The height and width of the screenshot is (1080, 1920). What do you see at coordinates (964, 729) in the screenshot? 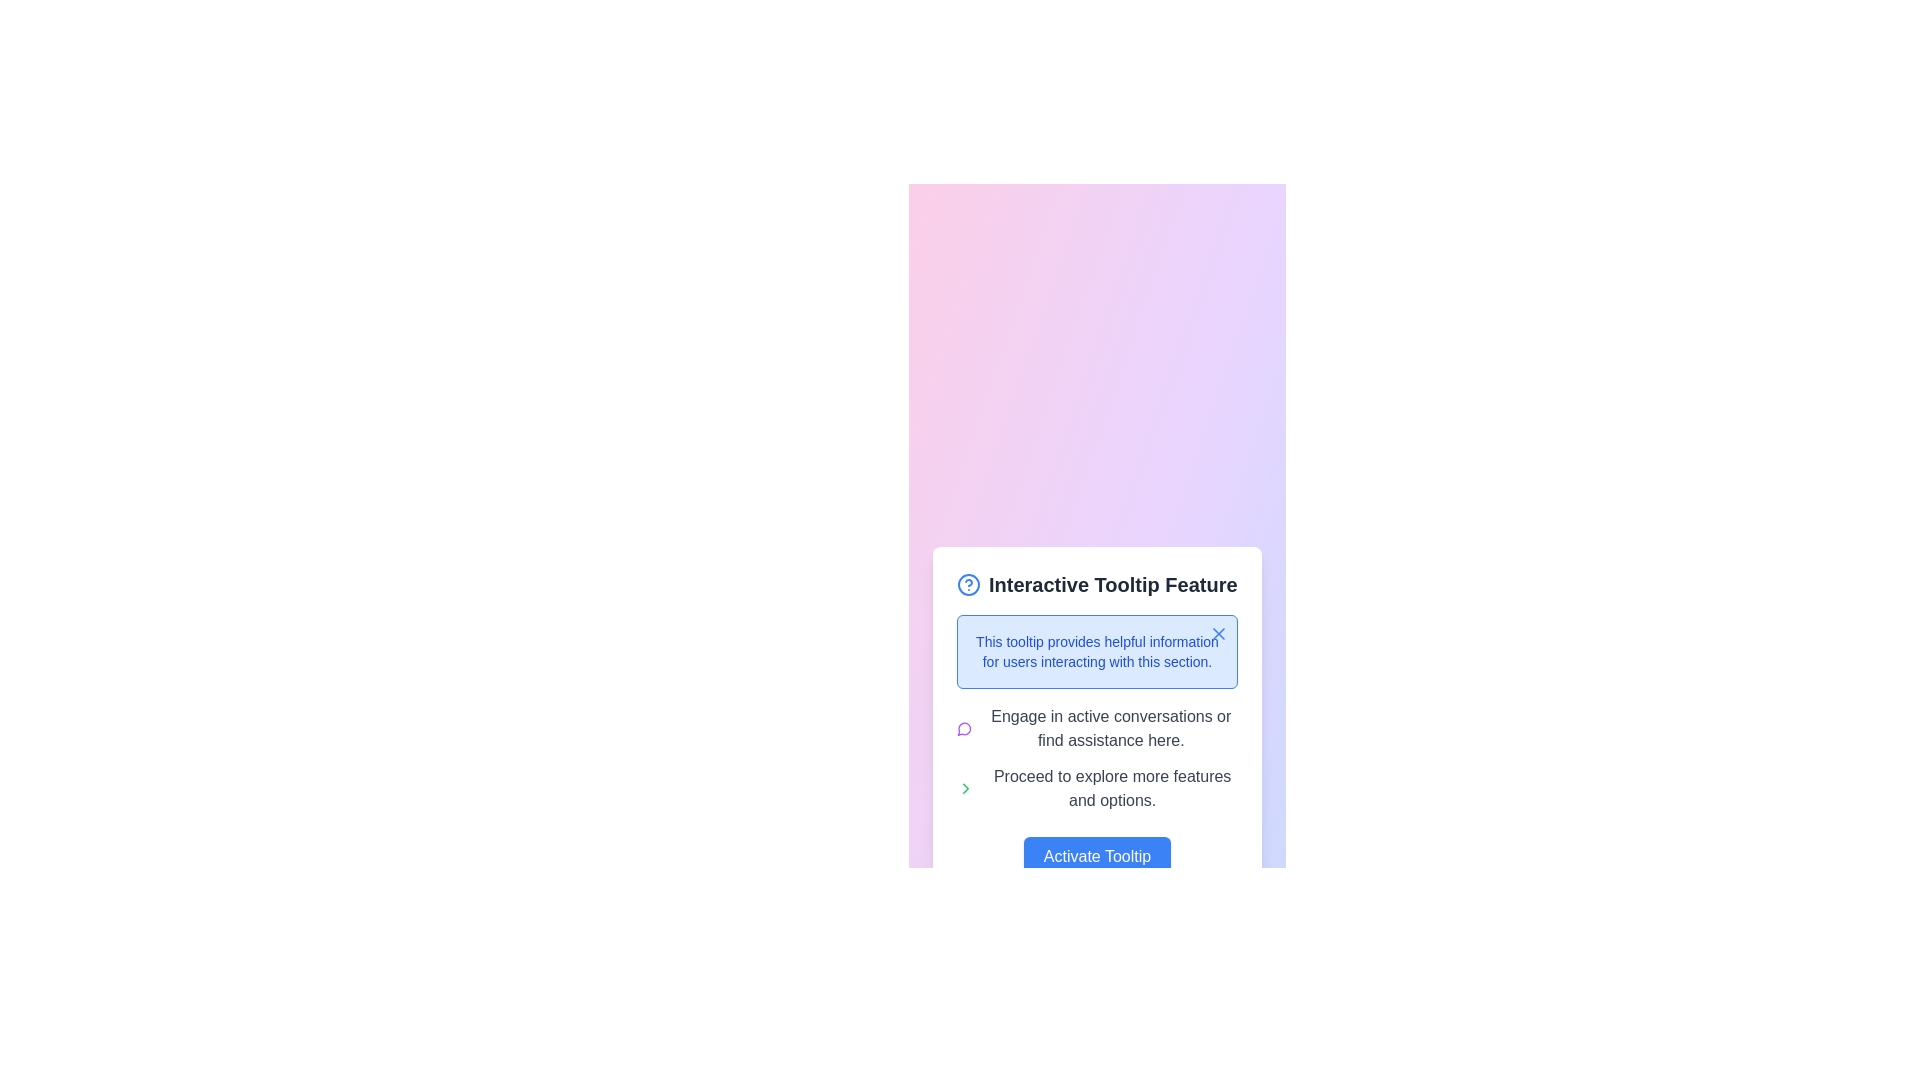
I see `the messaging icon located at the top-left corner of the section containing the text 'Engage in active conversations or find assistance here.'` at bounding box center [964, 729].